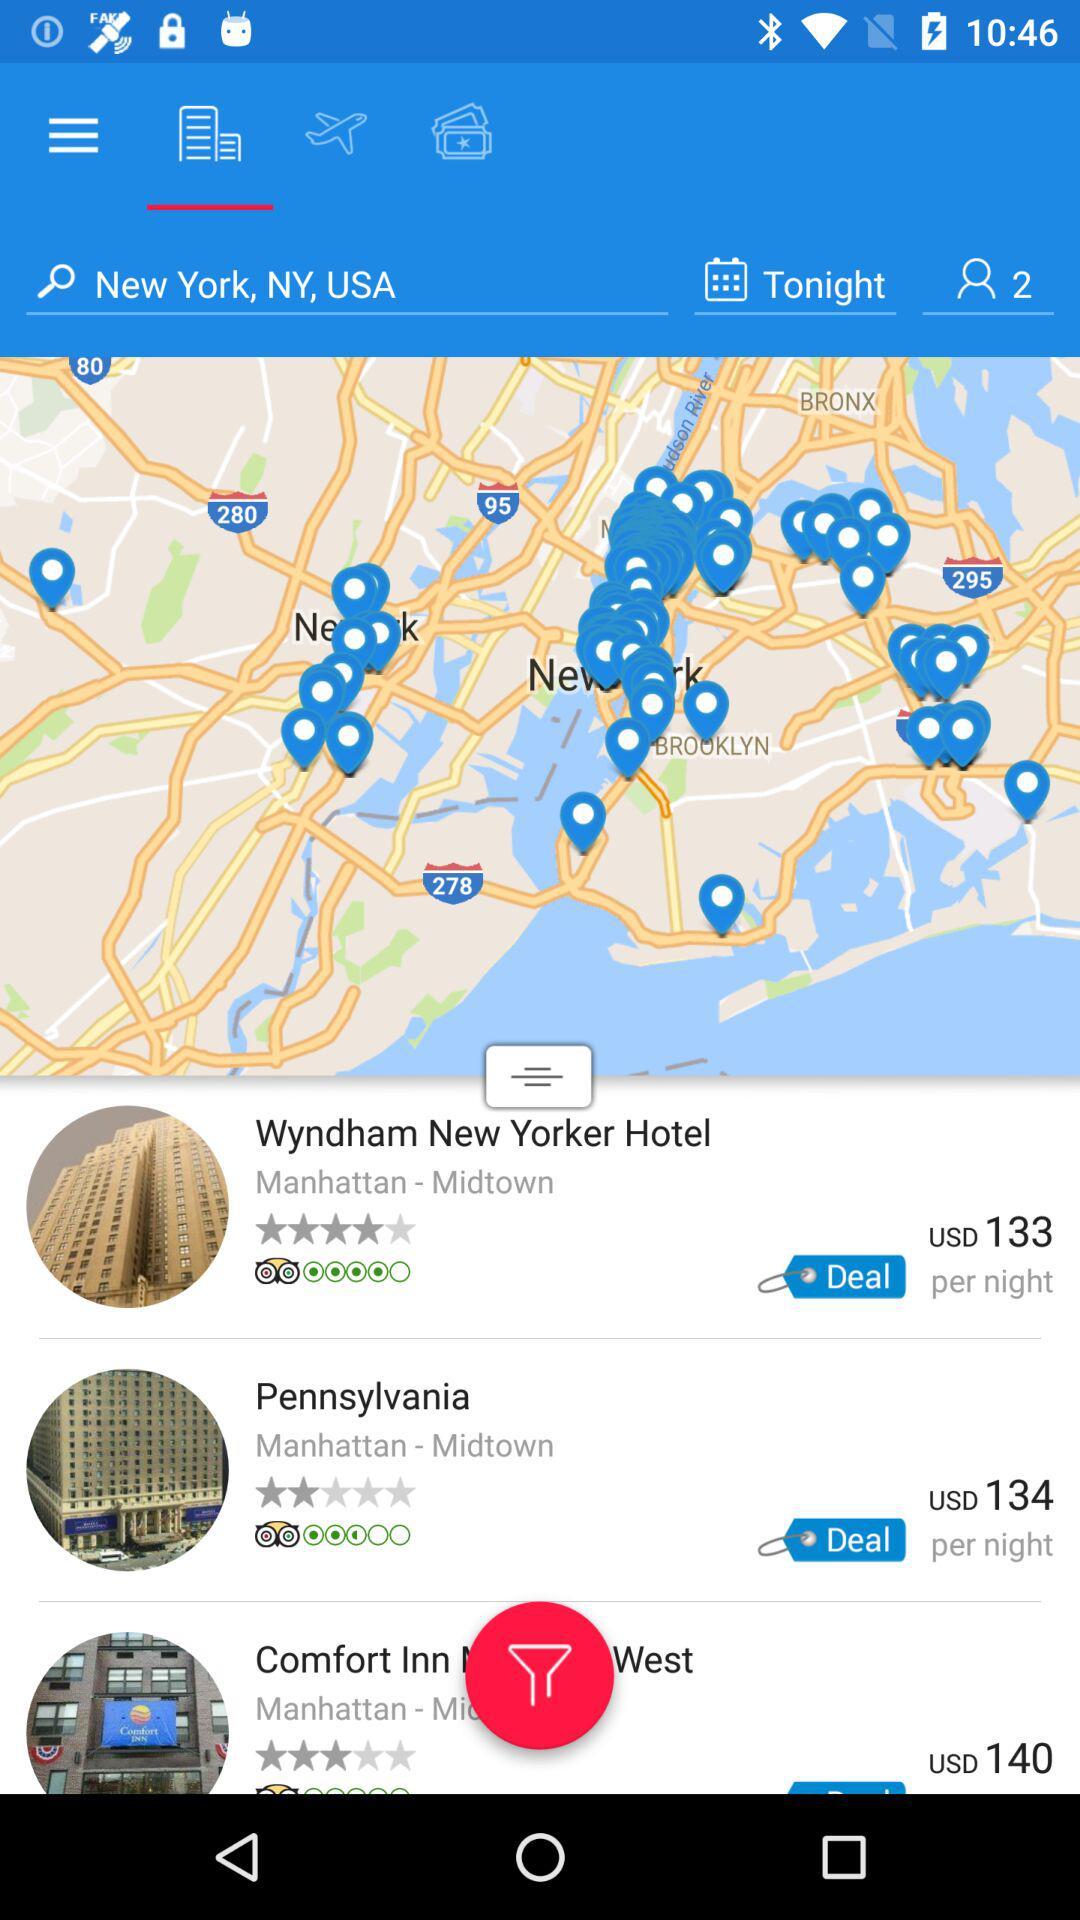 This screenshot has width=1080, height=1920. What do you see at coordinates (538, 1682) in the screenshot?
I see `the filter icon` at bounding box center [538, 1682].